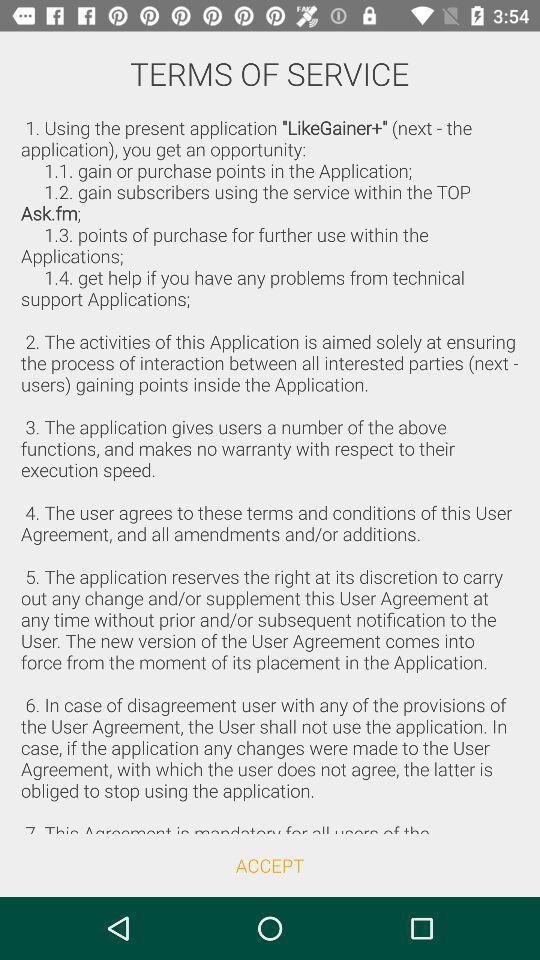 Image resolution: width=540 pixels, height=960 pixels. What do you see at coordinates (270, 864) in the screenshot?
I see `the icon below the 1 using the` at bounding box center [270, 864].